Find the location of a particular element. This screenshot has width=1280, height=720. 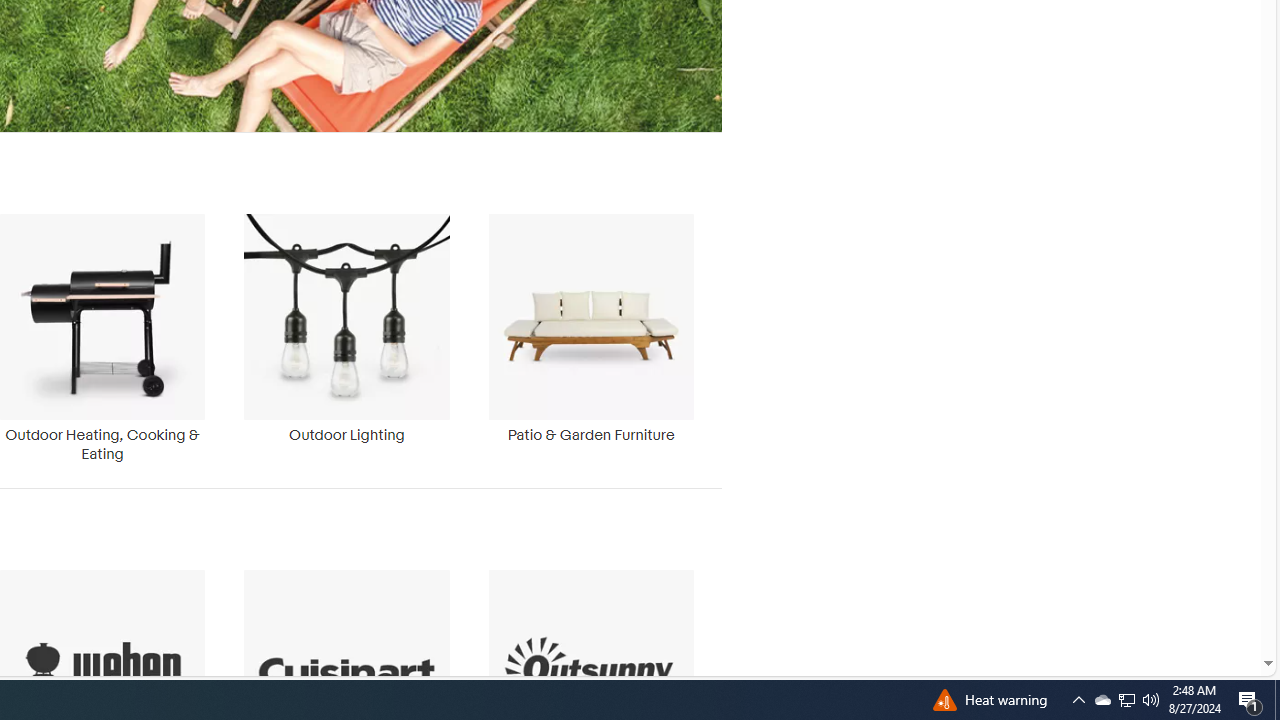

'Patio & Garden Furniture' is located at coordinates (590, 337).